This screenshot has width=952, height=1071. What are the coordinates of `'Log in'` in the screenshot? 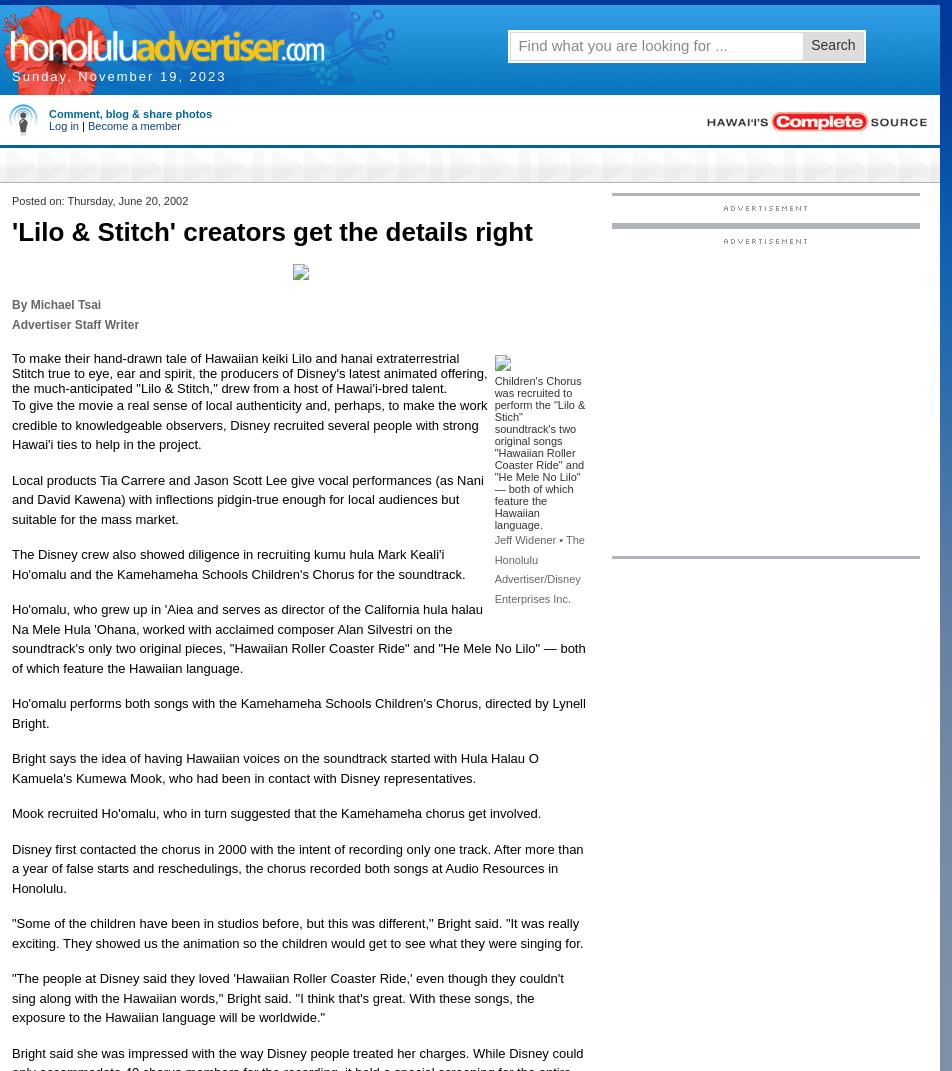 It's located at (63, 125).